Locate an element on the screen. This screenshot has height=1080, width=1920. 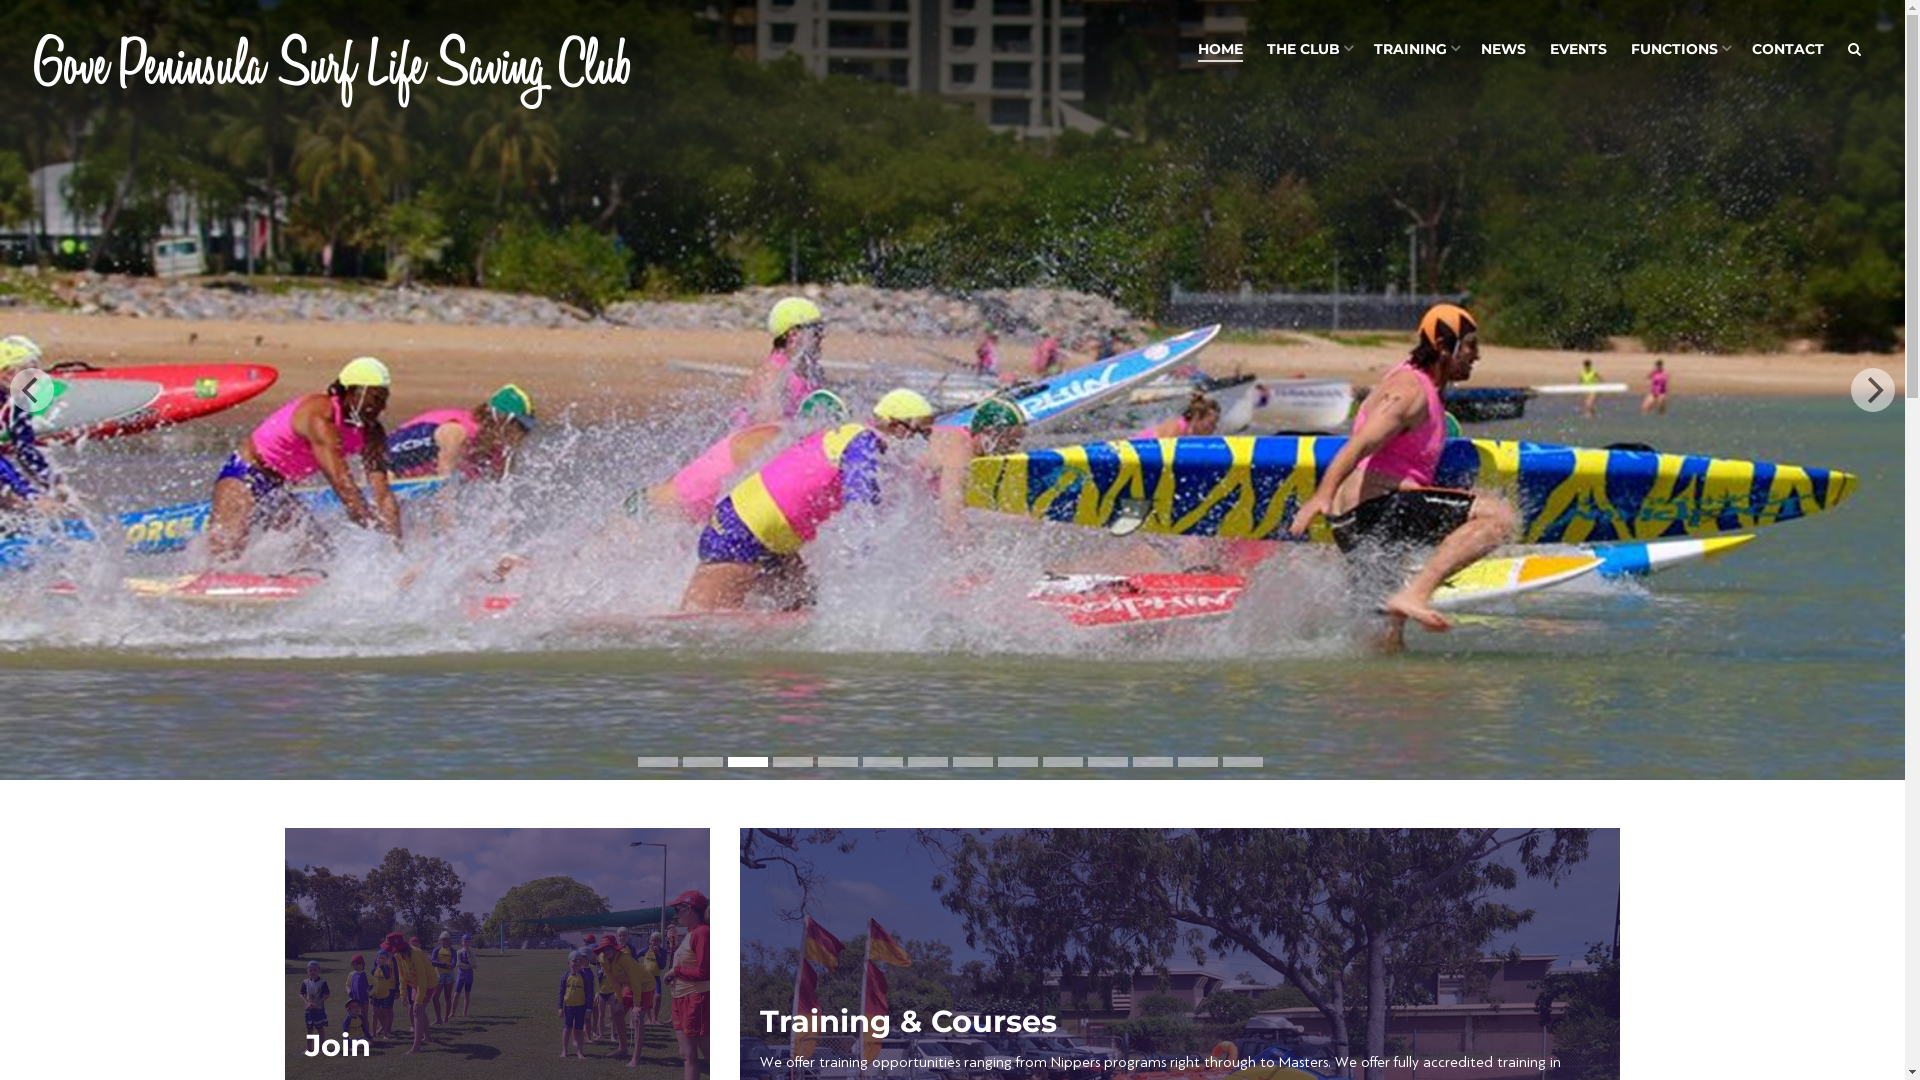
'FUNCTIONS' is located at coordinates (1679, 48).